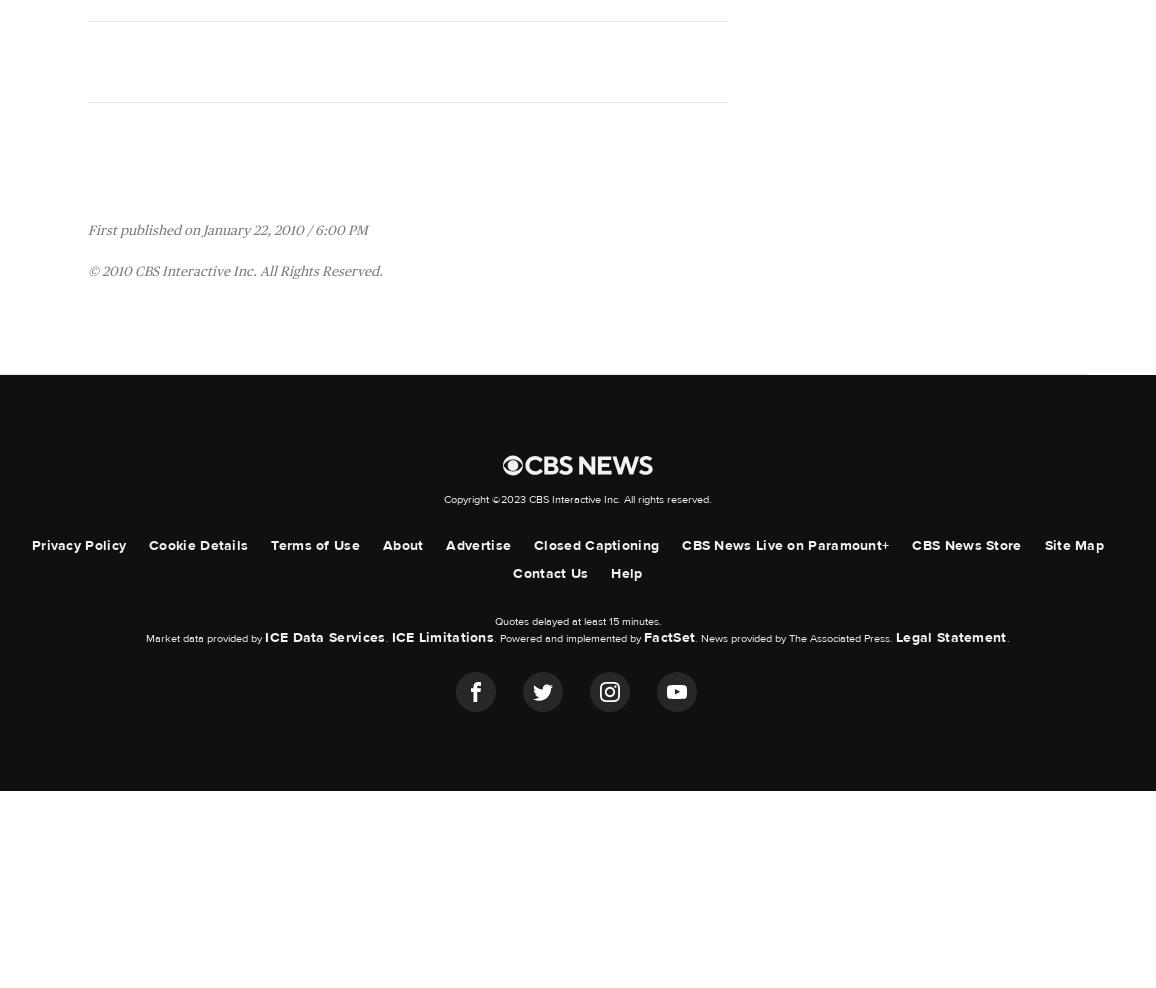 The image size is (1156, 988). I want to click on '. News provided by The Associated Press.', so click(794, 636).